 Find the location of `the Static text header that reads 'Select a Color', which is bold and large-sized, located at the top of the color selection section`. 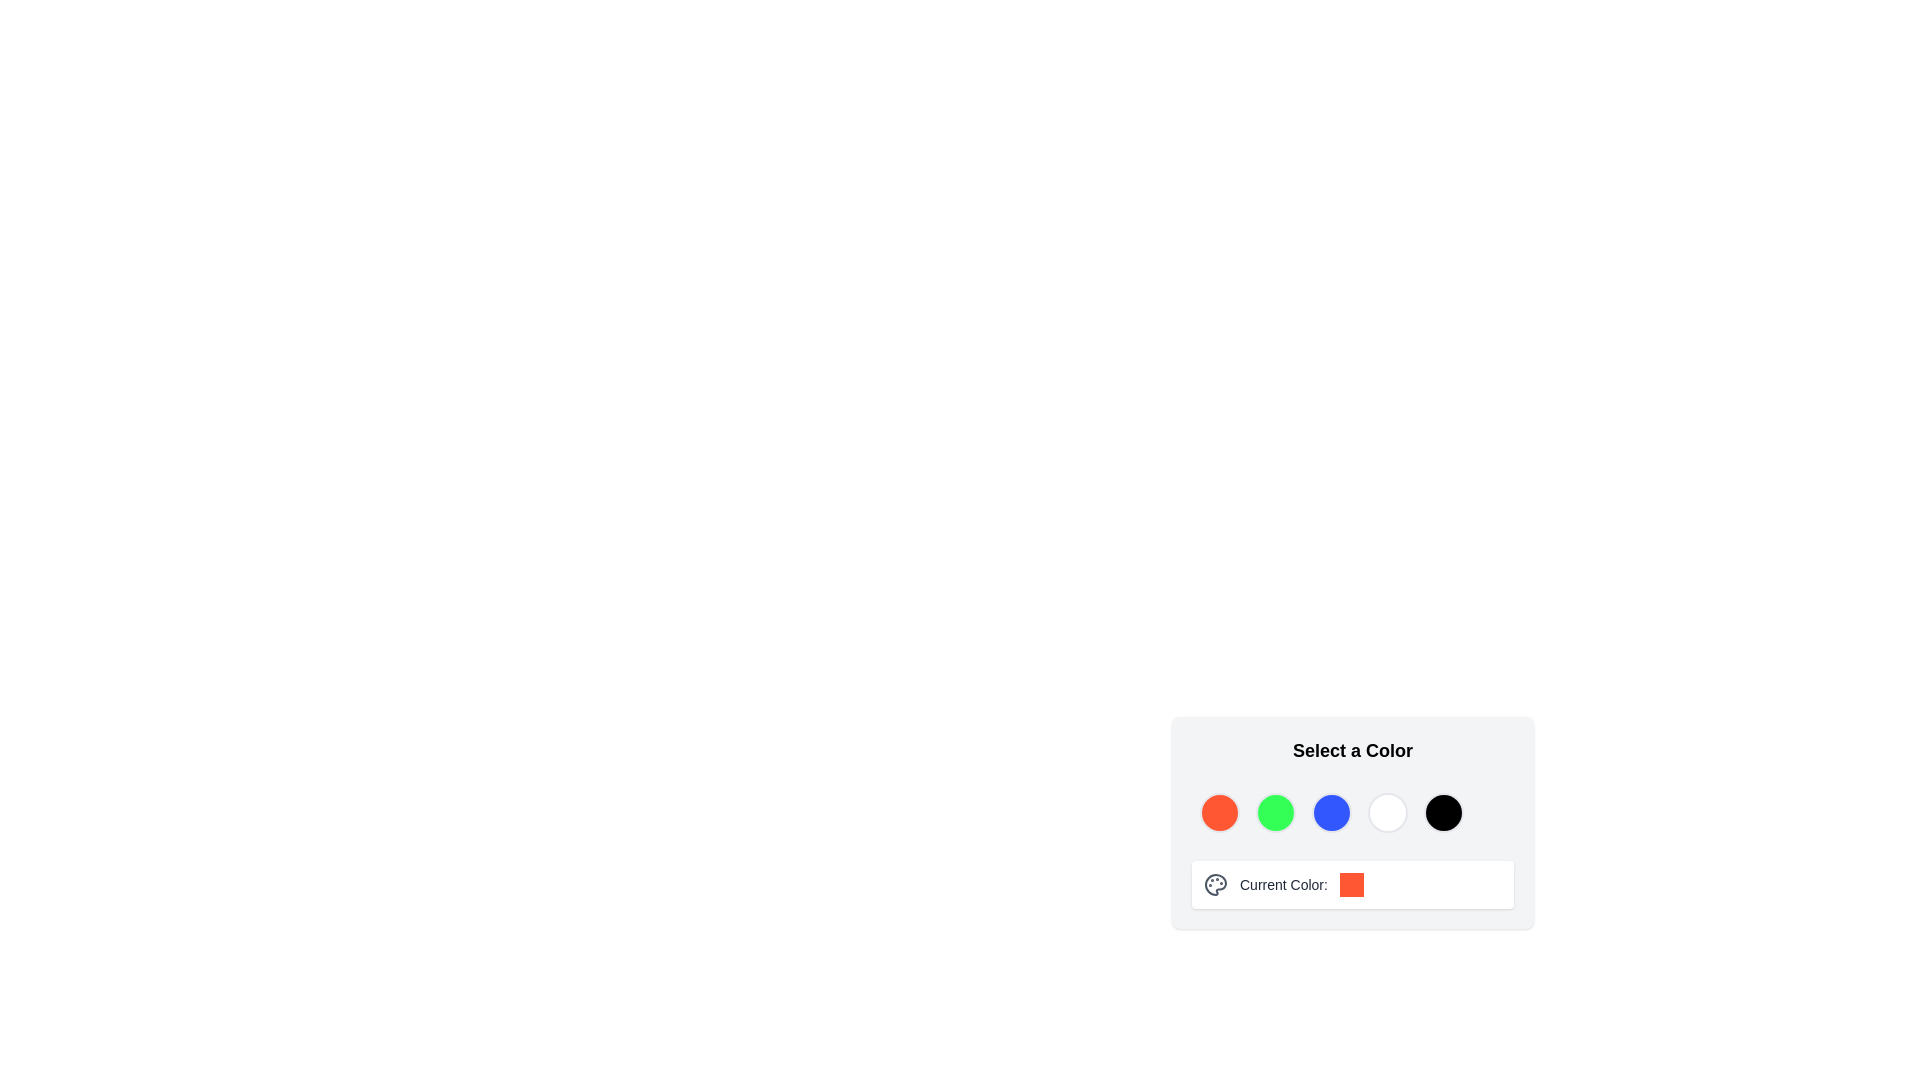

the Static text header that reads 'Select a Color', which is bold and large-sized, located at the top of the color selection section is located at coordinates (1353, 751).